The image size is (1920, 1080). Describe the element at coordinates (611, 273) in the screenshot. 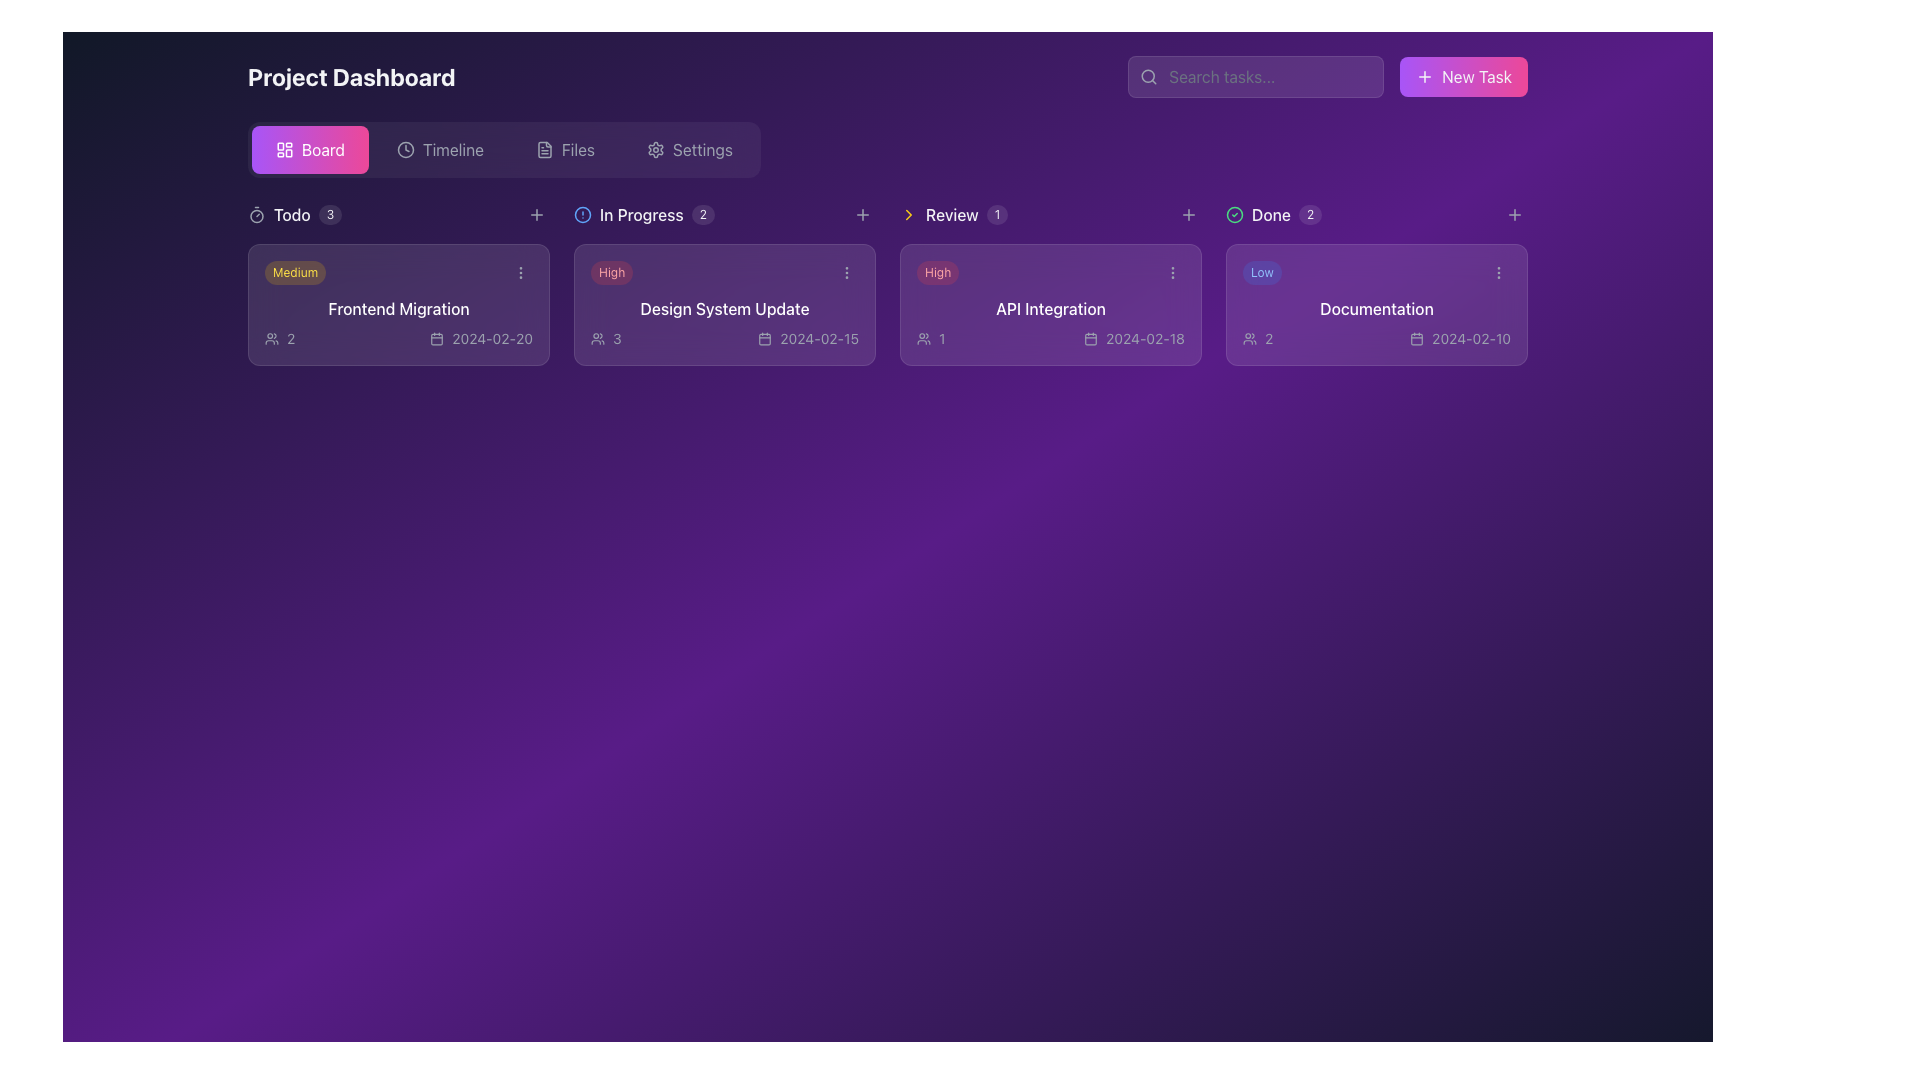

I see `the 'High' priority badge located inside the 'Design System Update' card in the 'In Progress' column, positioned to the left of the ellipsis menu` at that location.